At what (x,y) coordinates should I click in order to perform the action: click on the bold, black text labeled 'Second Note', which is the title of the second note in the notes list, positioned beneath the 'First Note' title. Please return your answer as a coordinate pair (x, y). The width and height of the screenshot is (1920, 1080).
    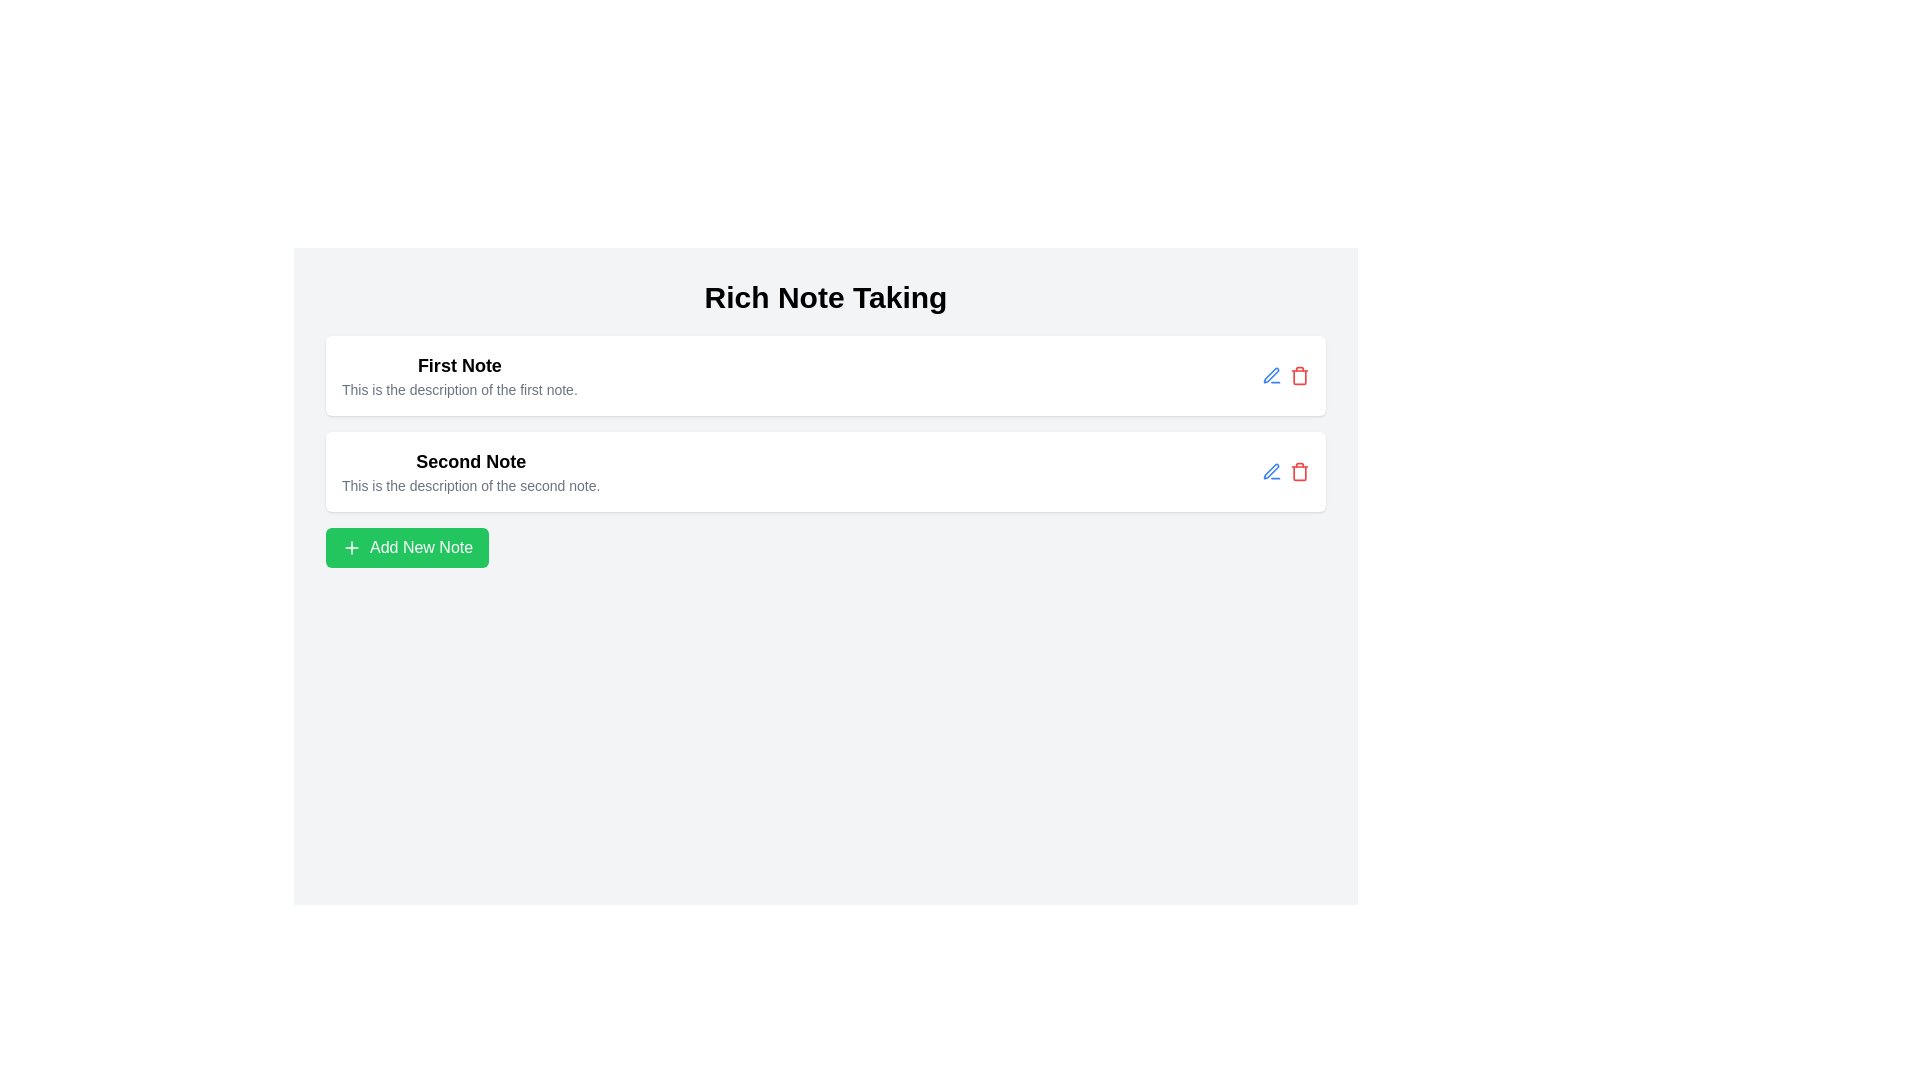
    Looking at the image, I should click on (470, 462).